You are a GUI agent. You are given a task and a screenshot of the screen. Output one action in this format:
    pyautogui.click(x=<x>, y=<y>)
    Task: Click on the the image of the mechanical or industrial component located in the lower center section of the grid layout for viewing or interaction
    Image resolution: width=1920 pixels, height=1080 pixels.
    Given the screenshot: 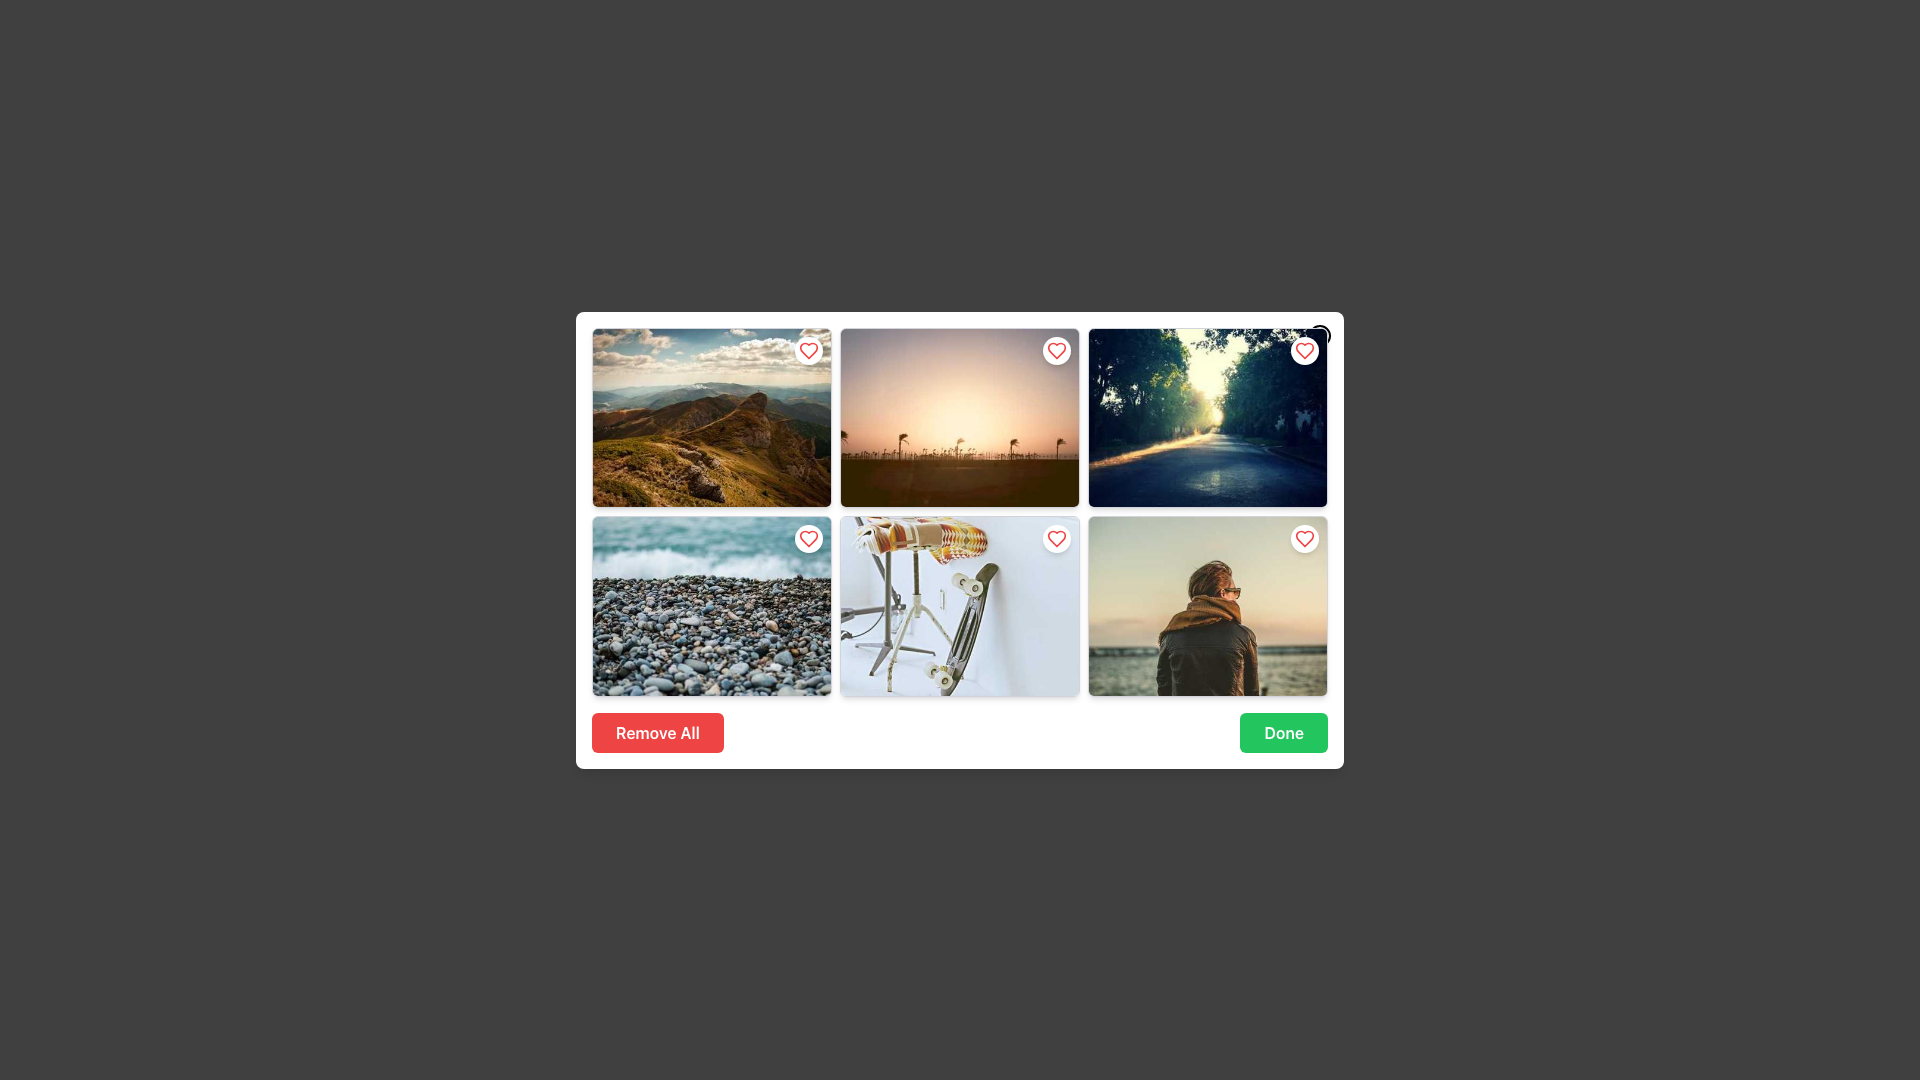 What is the action you would take?
    pyautogui.click(x=960, y=604)
    